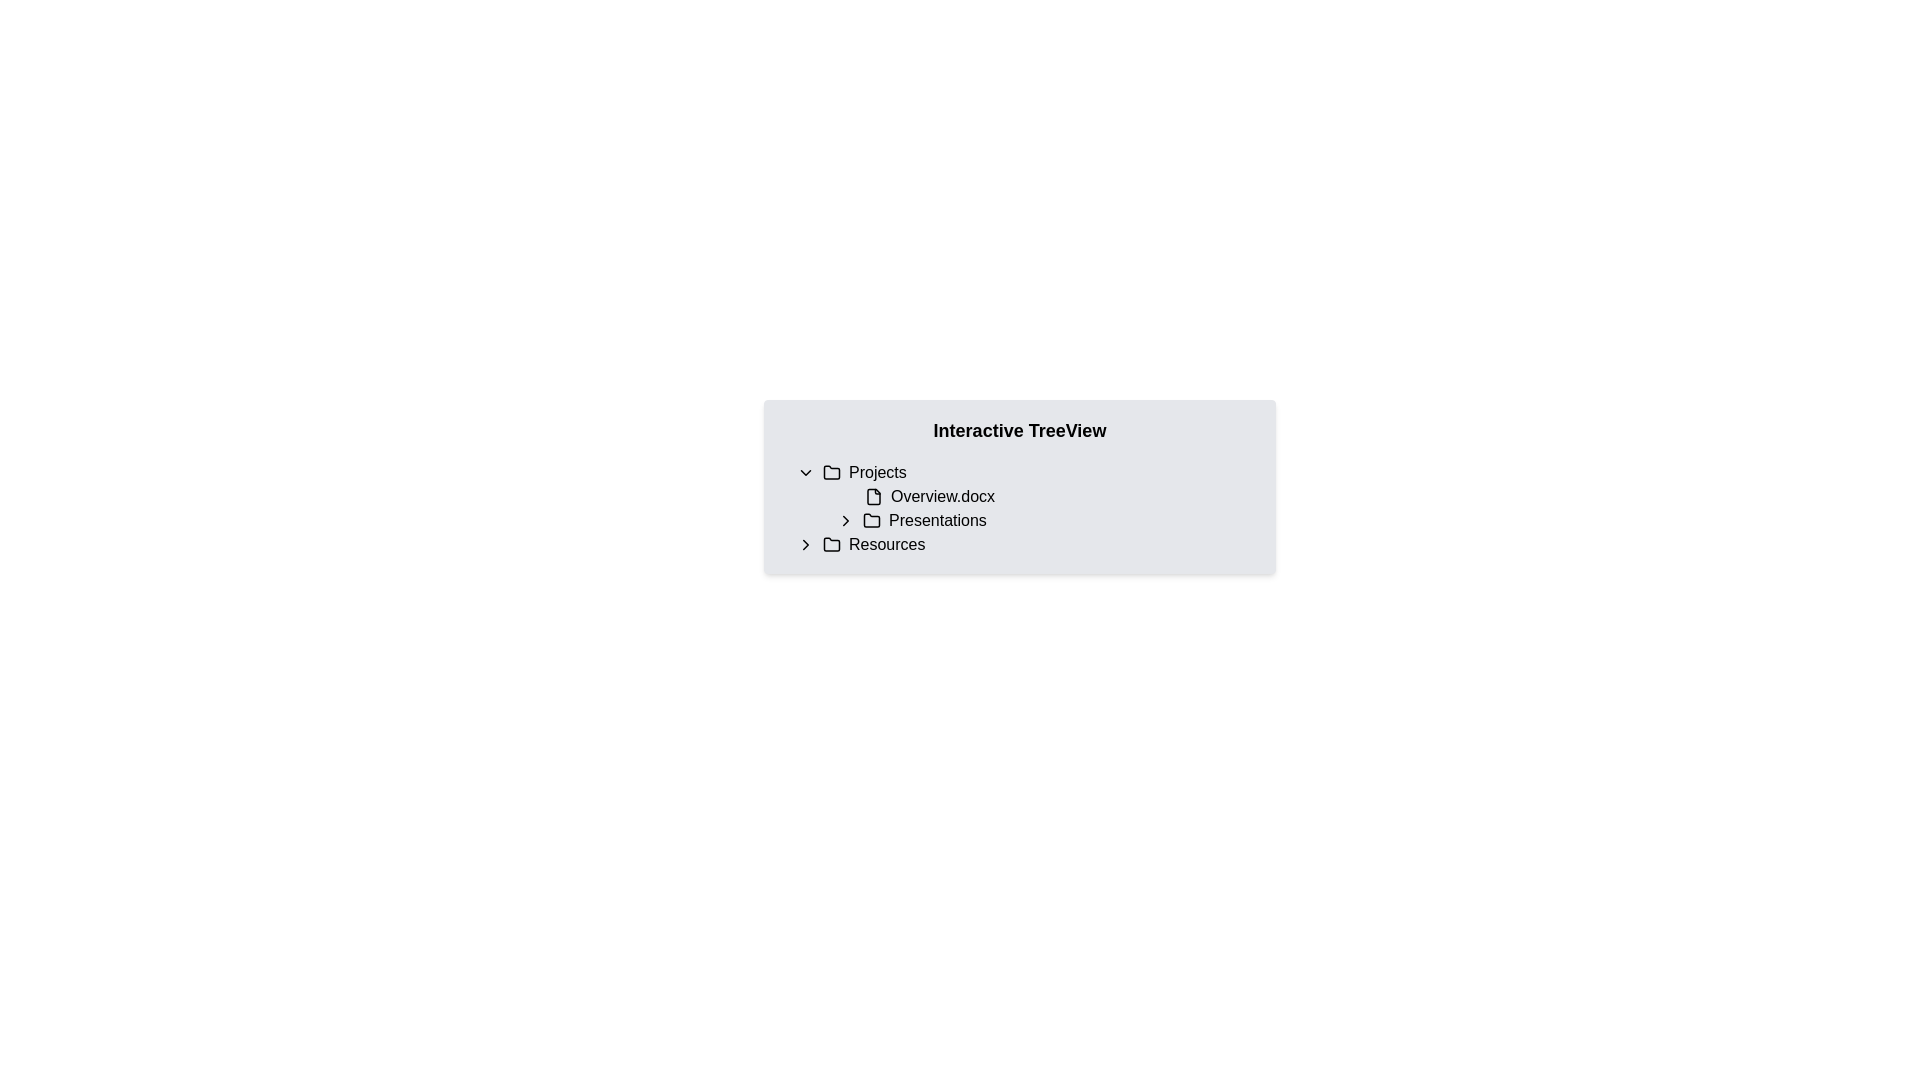  I want to click on the chevron icon pointing to the right, which is styled with a black outline and located immediately to the left of the text 'Resources' in the treeview, so click(806, 544).